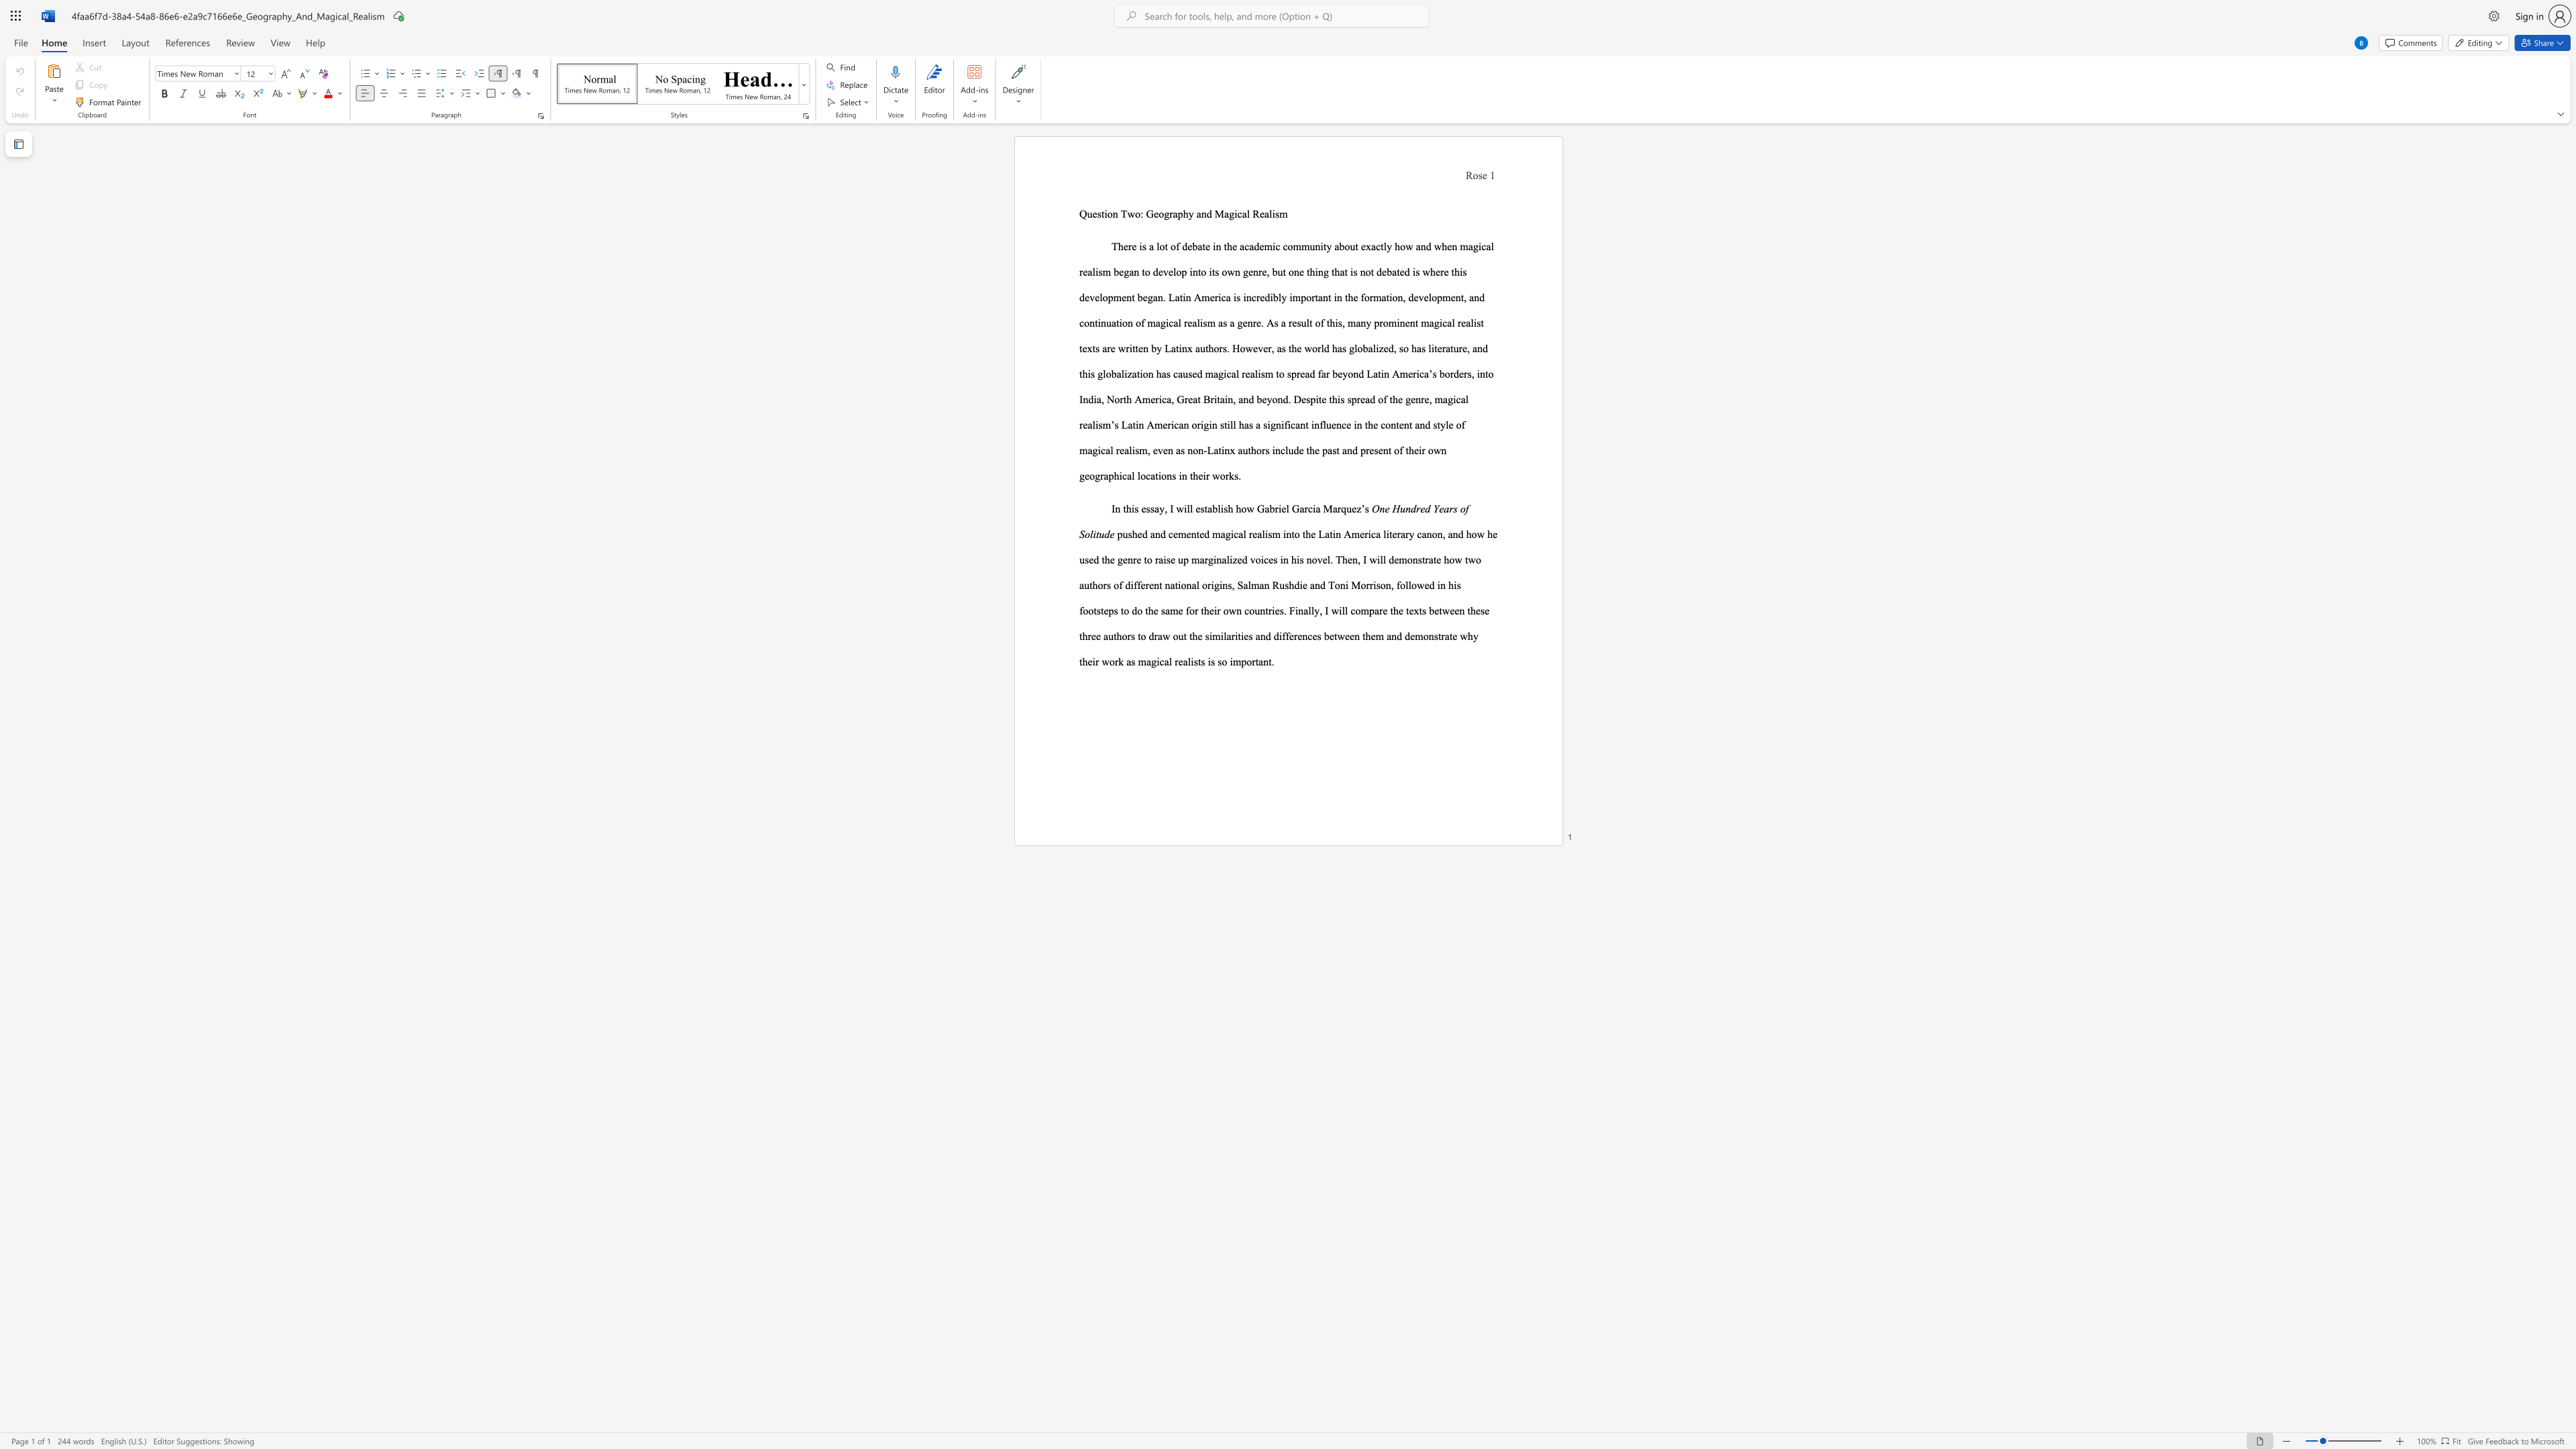 The width and height of the screenshot is (2576, 1449). Describe the element at coordinates (1171, 508) in the screenshot. I see `the 2th character "I" in the text` at that location.